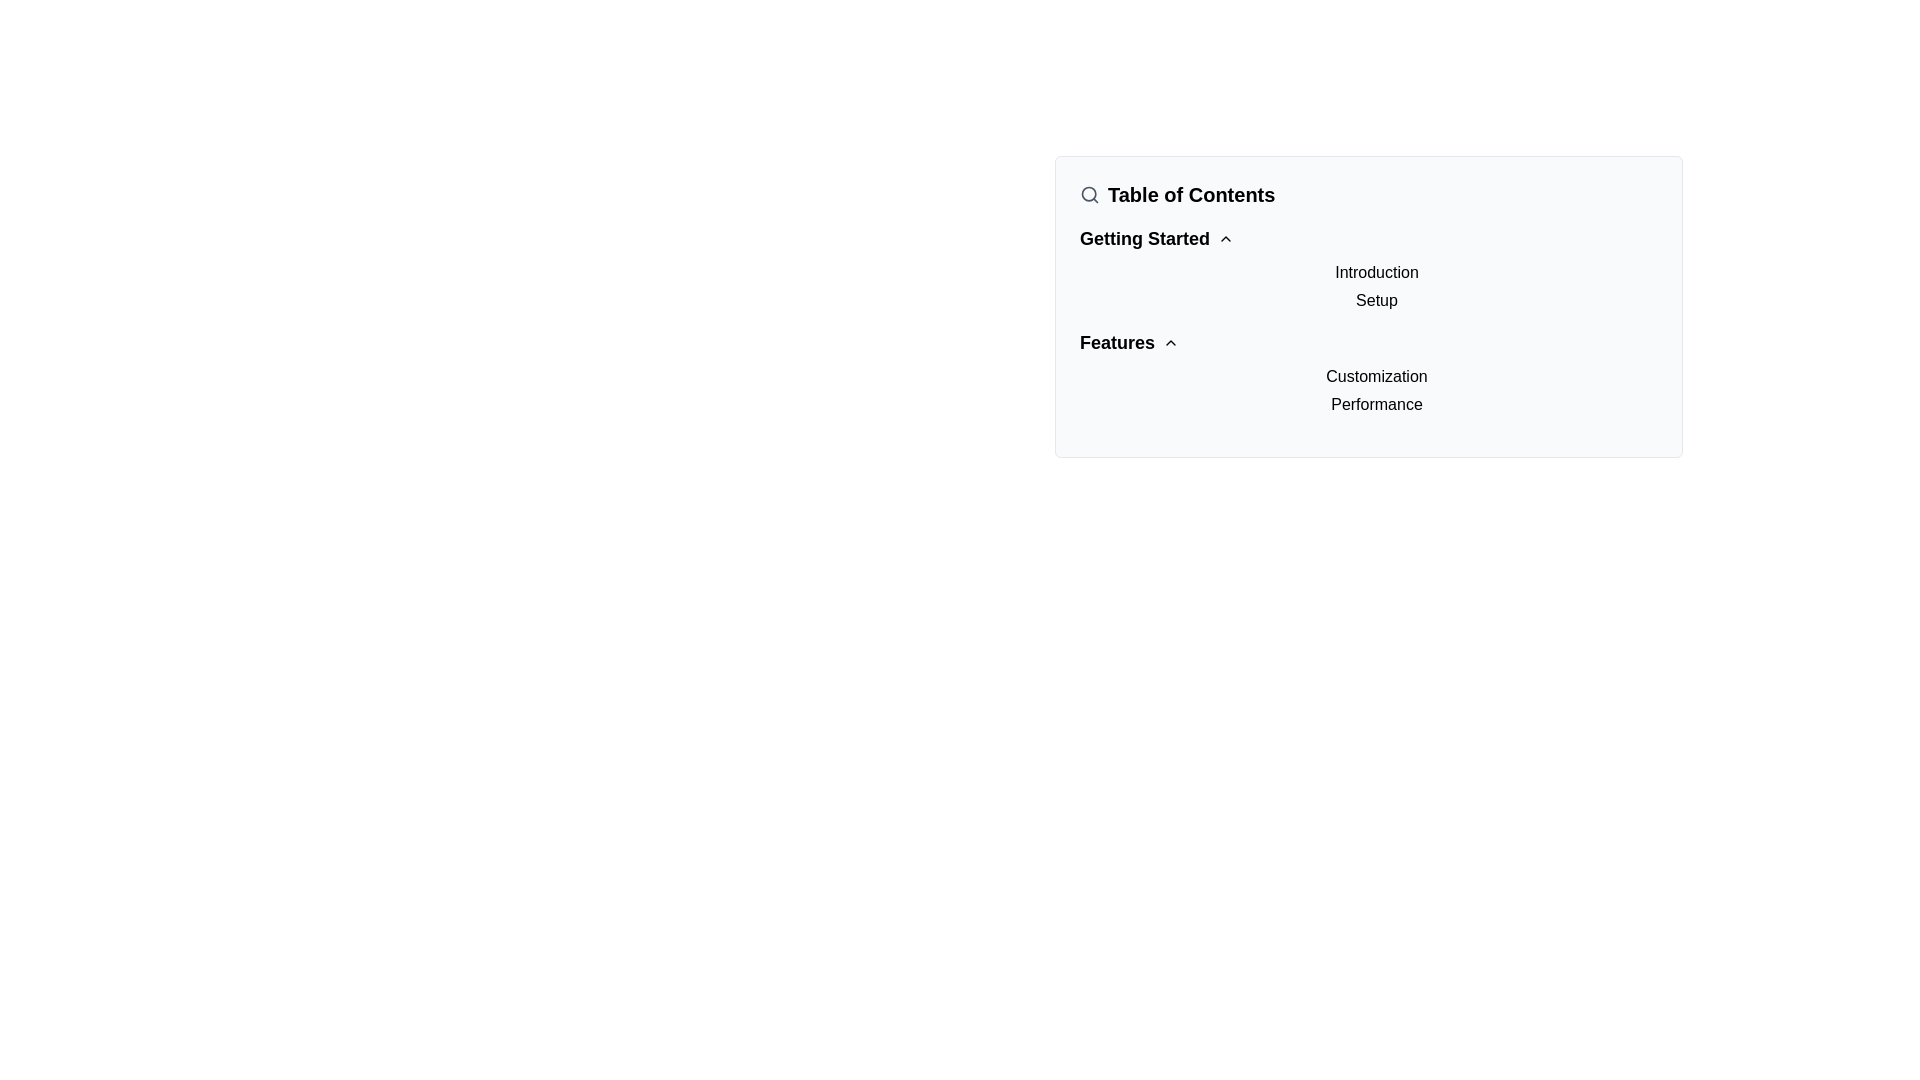  Describe the element at coordinates (1128, 342) in the screenshot. I see `the 'Features' interactive heading with an expand/collapse icon` at that location.